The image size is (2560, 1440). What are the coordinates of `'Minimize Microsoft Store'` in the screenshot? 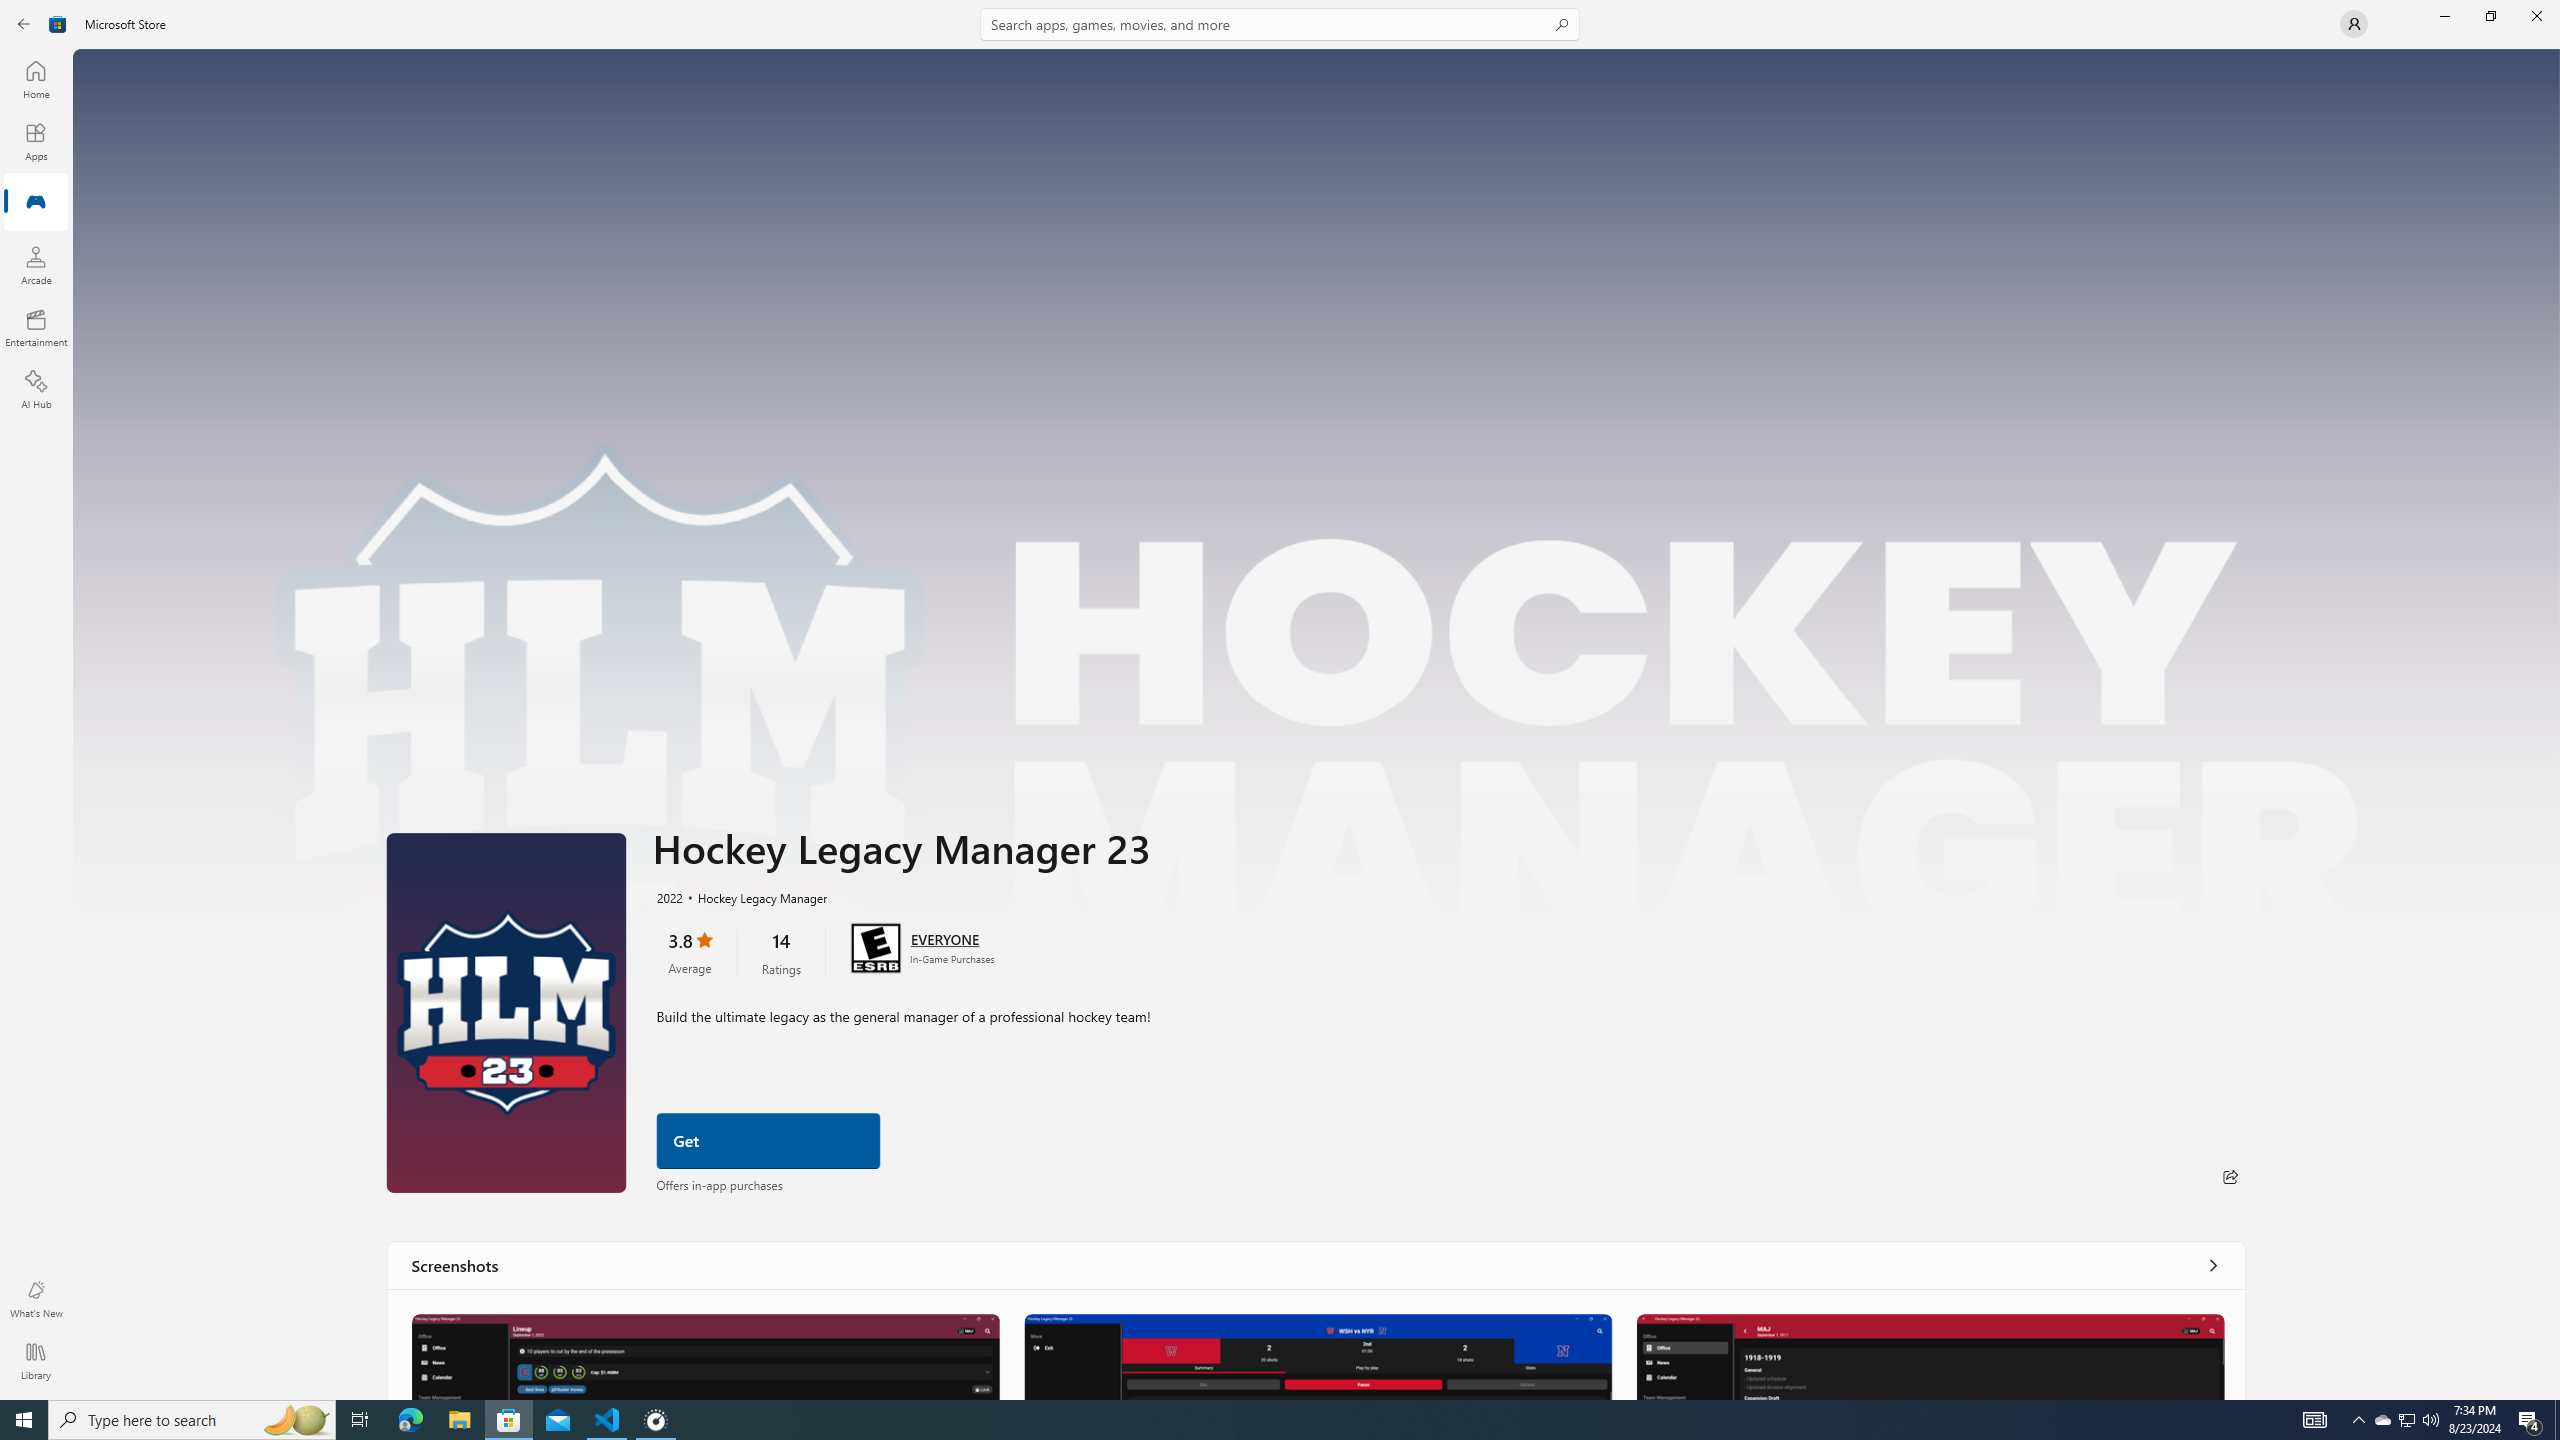 It's located at (2443, 15).